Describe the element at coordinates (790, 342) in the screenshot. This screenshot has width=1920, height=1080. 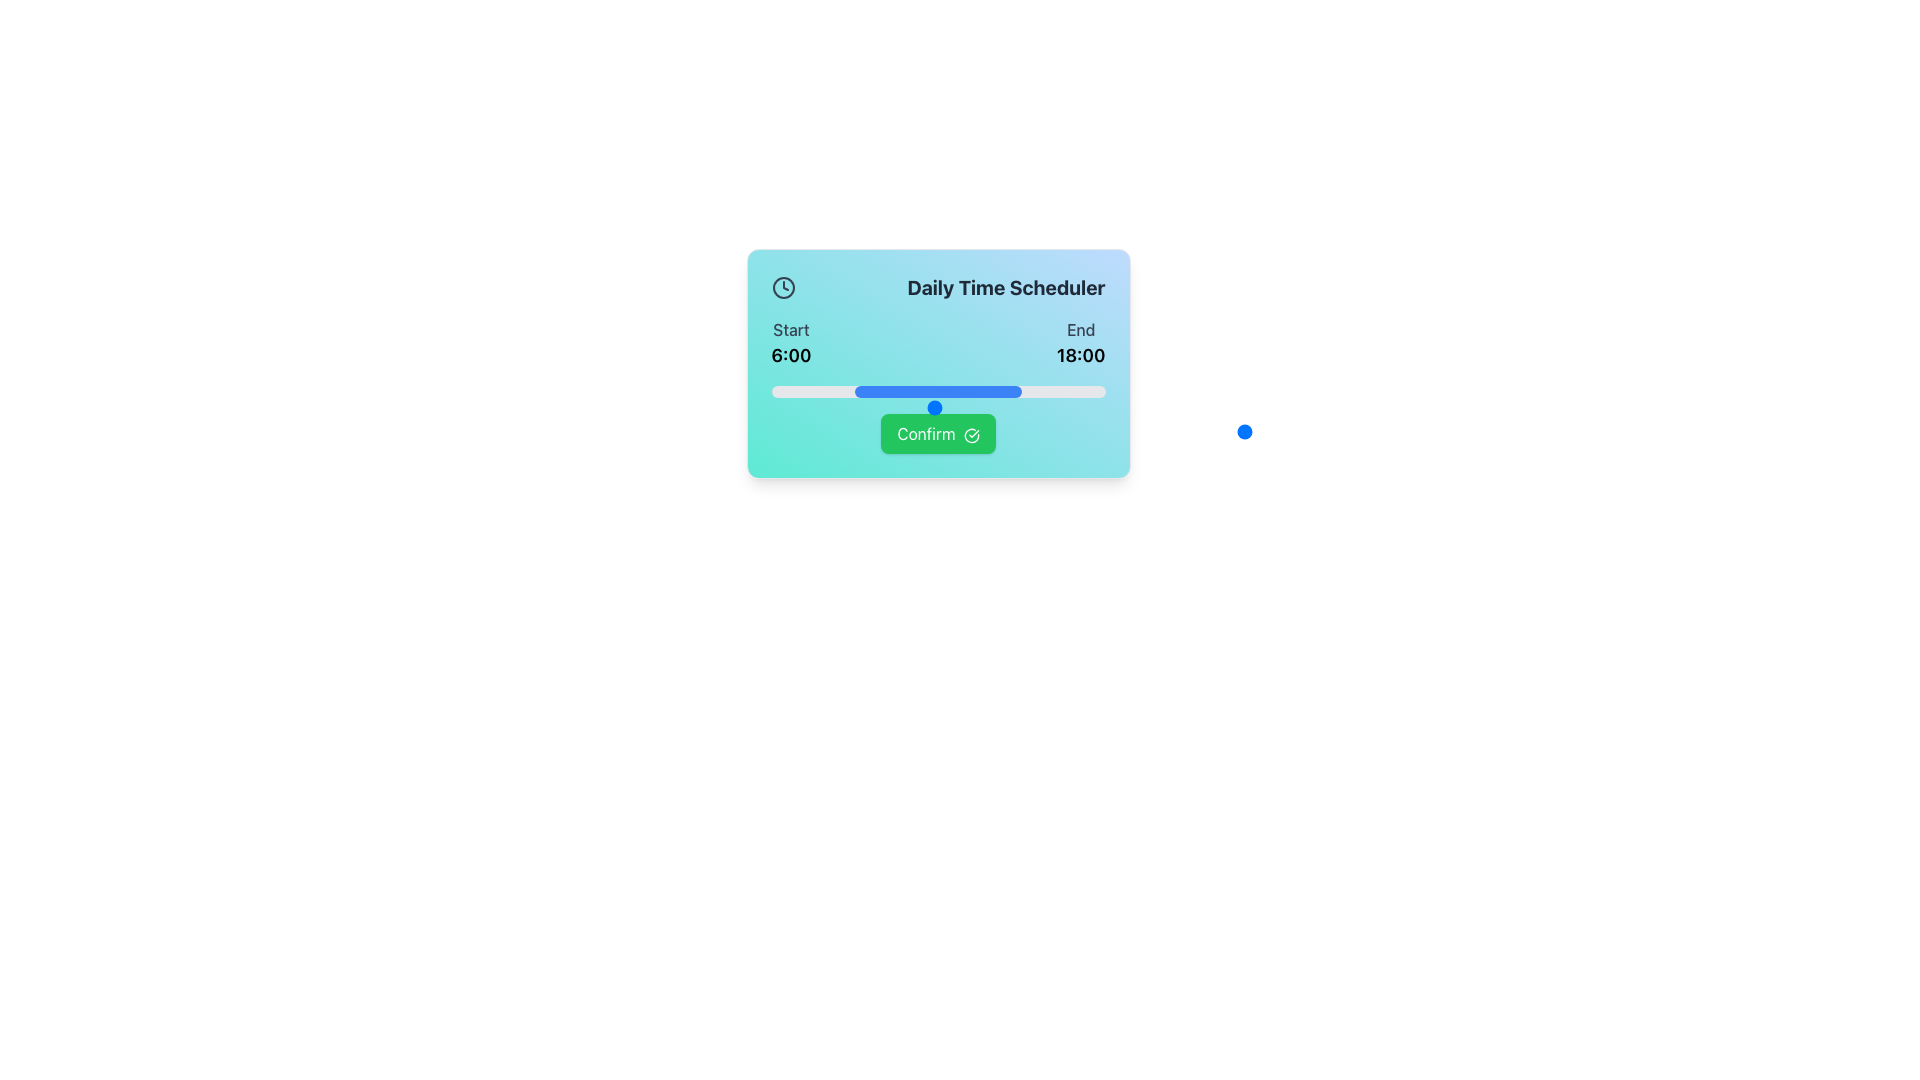
I see `the Static text label displaying 'Start' and '6:00', which is located on a light blue background and is the first element in a horizontal group of similar elements` at that location.